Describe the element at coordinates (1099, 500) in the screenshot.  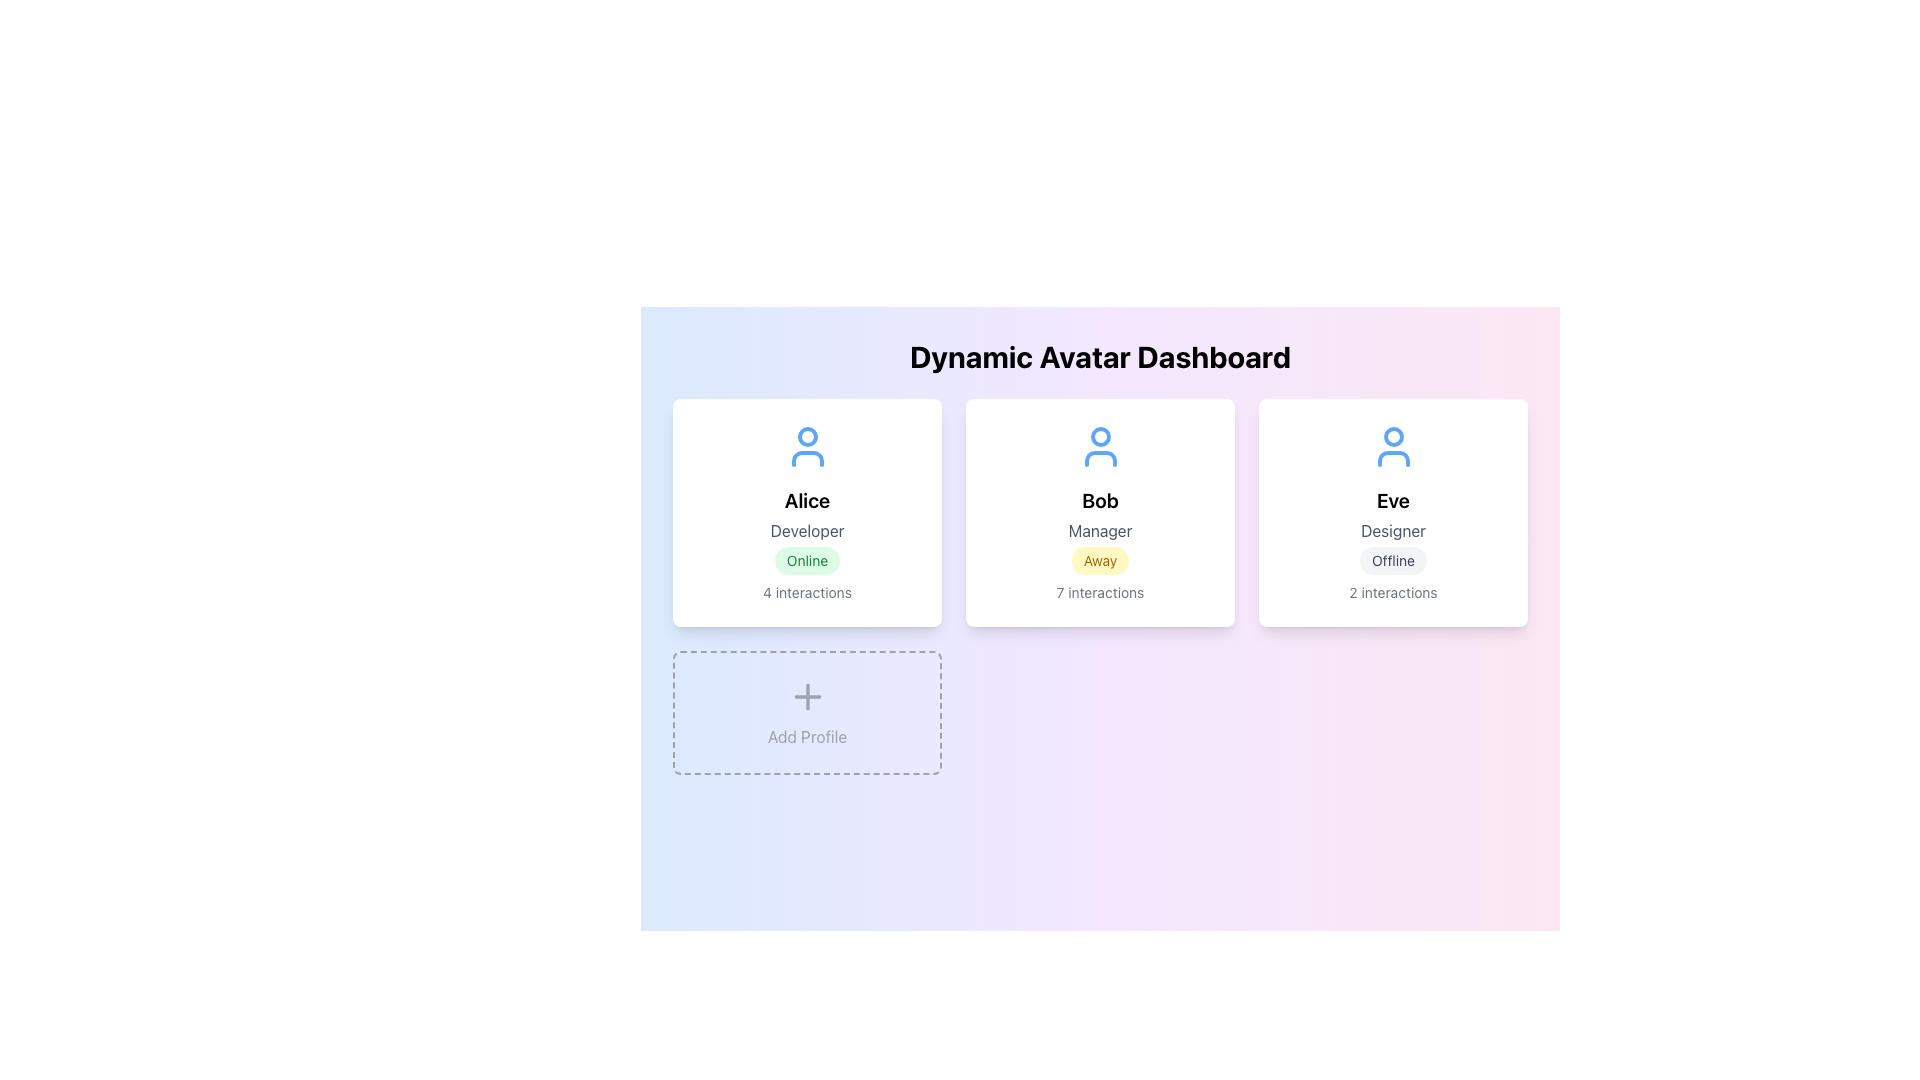
I see `the user name text label located in the center of the middle card among three horizontally aligned cards, positioned beneath the user icon and above the designation text 'Manager'` at that location.